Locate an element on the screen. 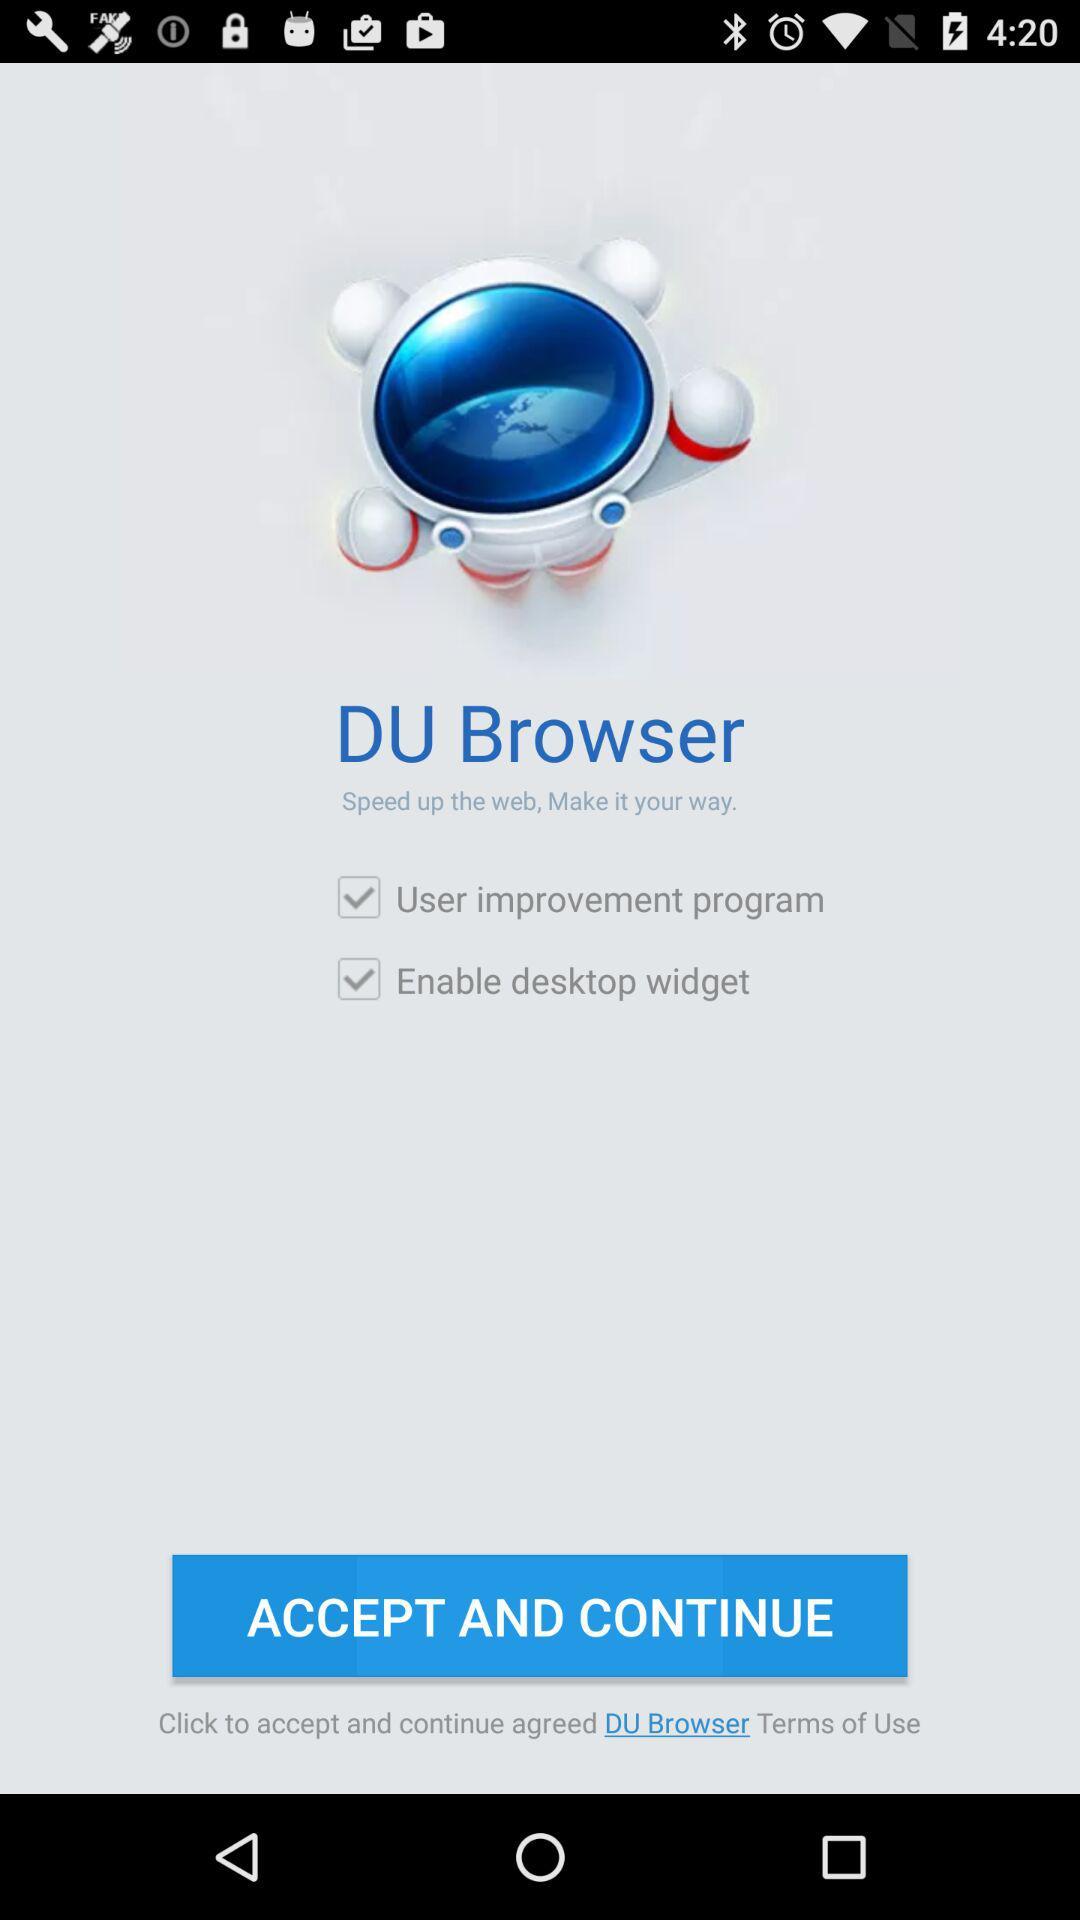  the checkbox below user improvement program checkbox is located at coordinates (542, 979).